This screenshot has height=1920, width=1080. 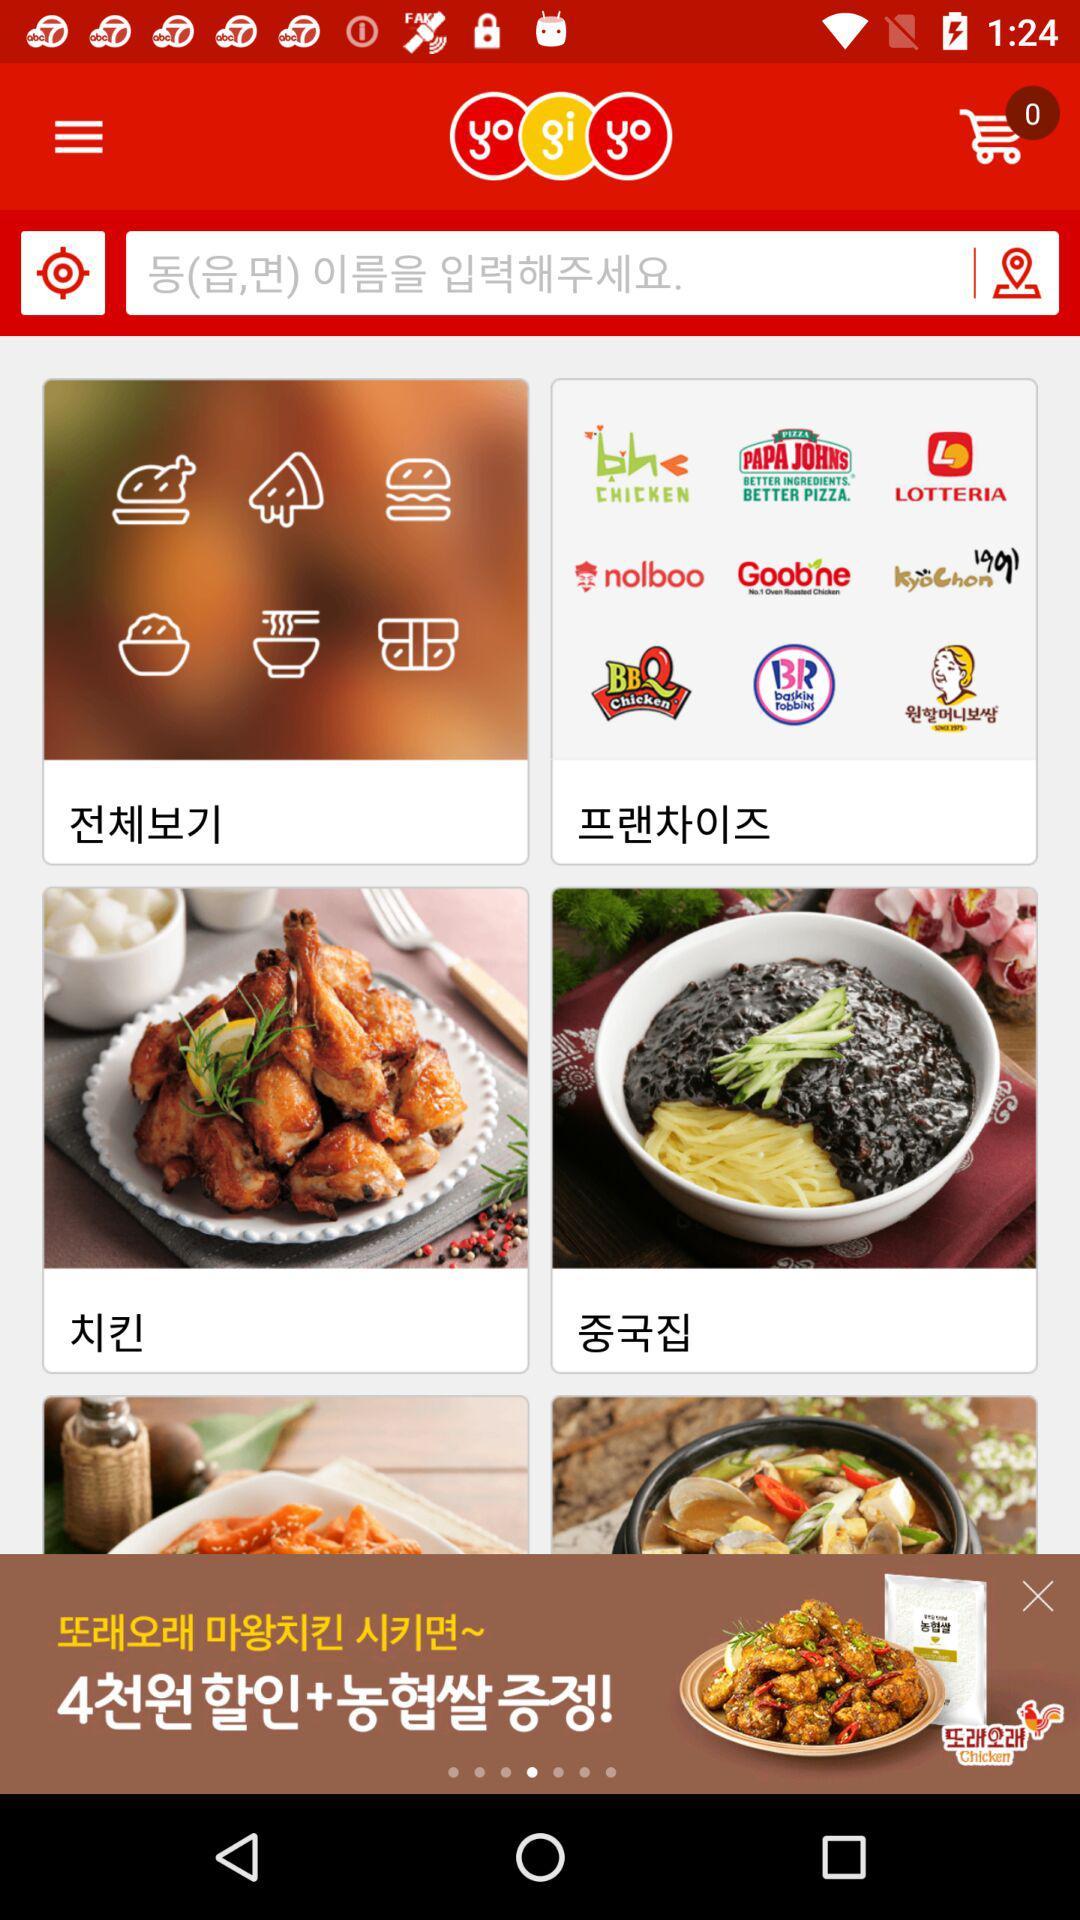 What do you see at coordinates (1036, 1595) in the screenshot?
I see `the close icon` at bounding box center [1036, 1595].